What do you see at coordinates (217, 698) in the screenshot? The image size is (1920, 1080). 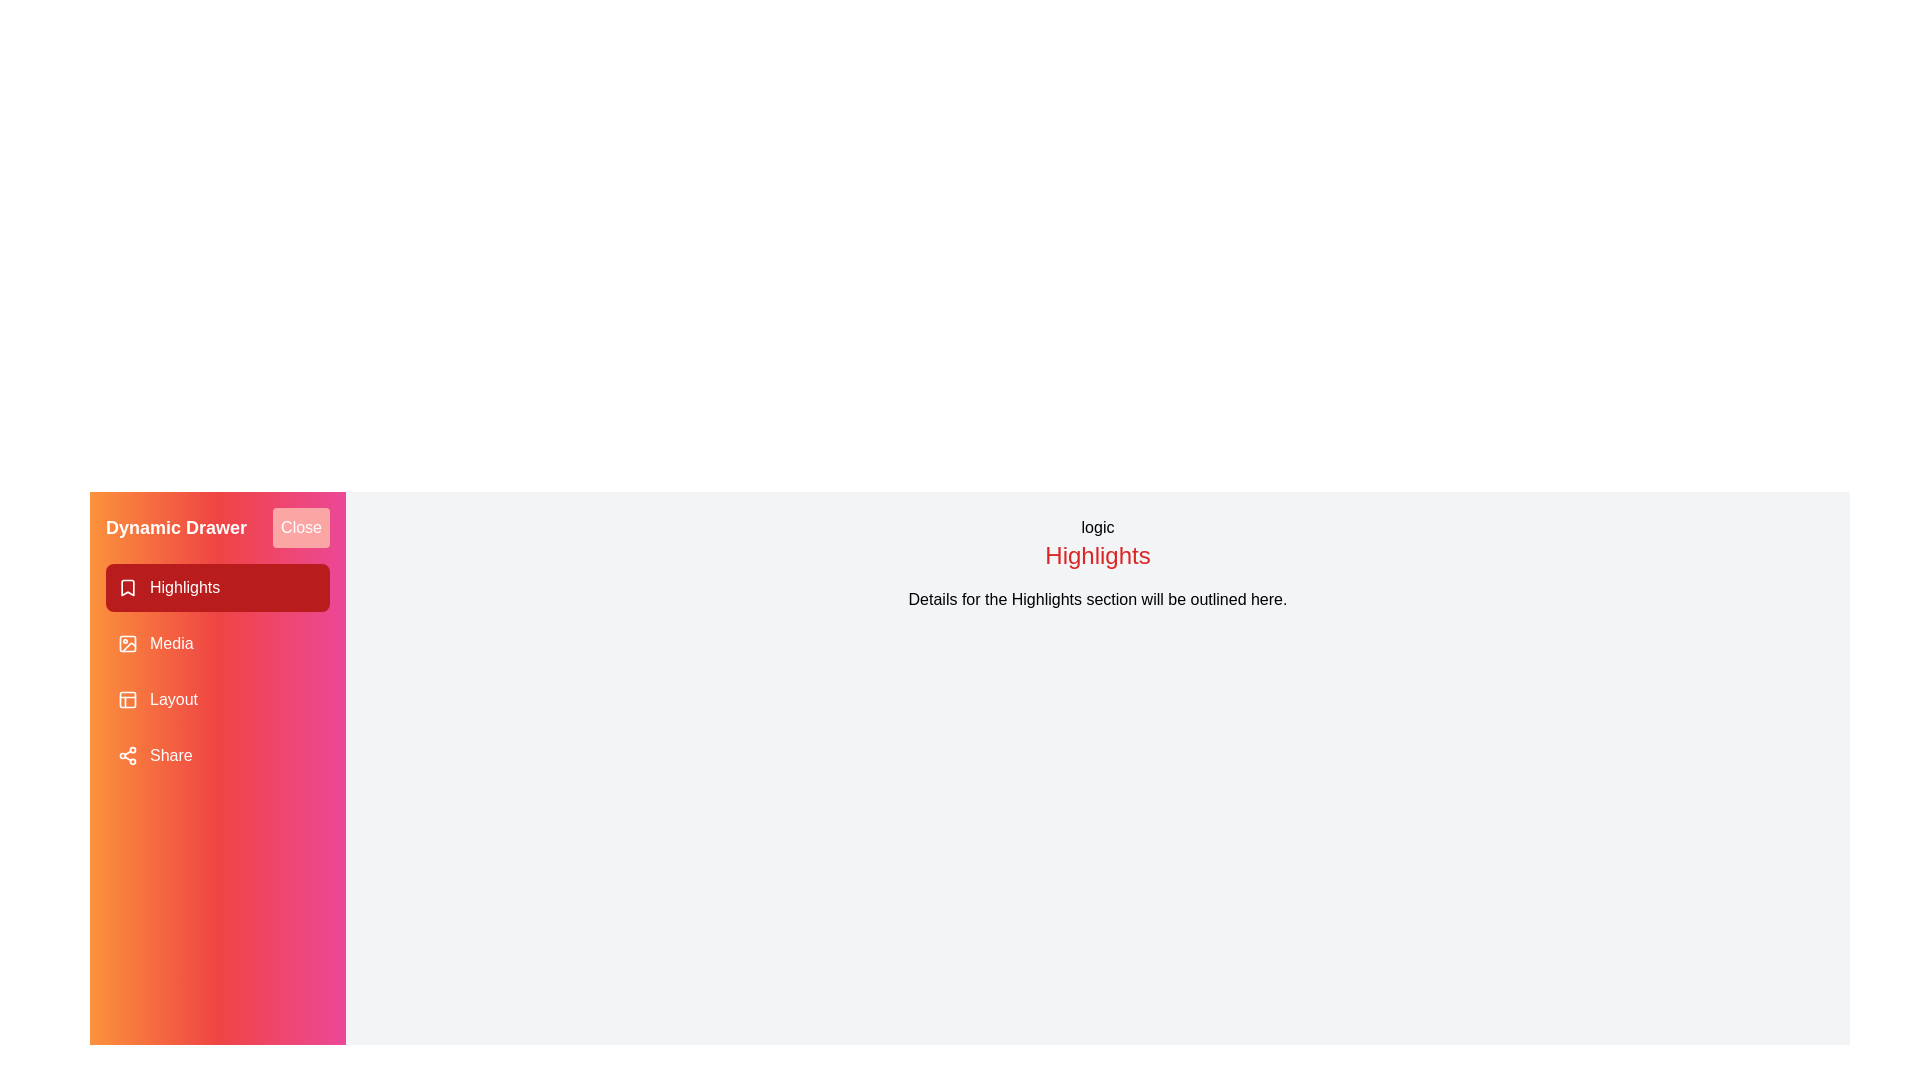 I see `the drawer item corresponding to Layout` at bounding box center [217, 698].